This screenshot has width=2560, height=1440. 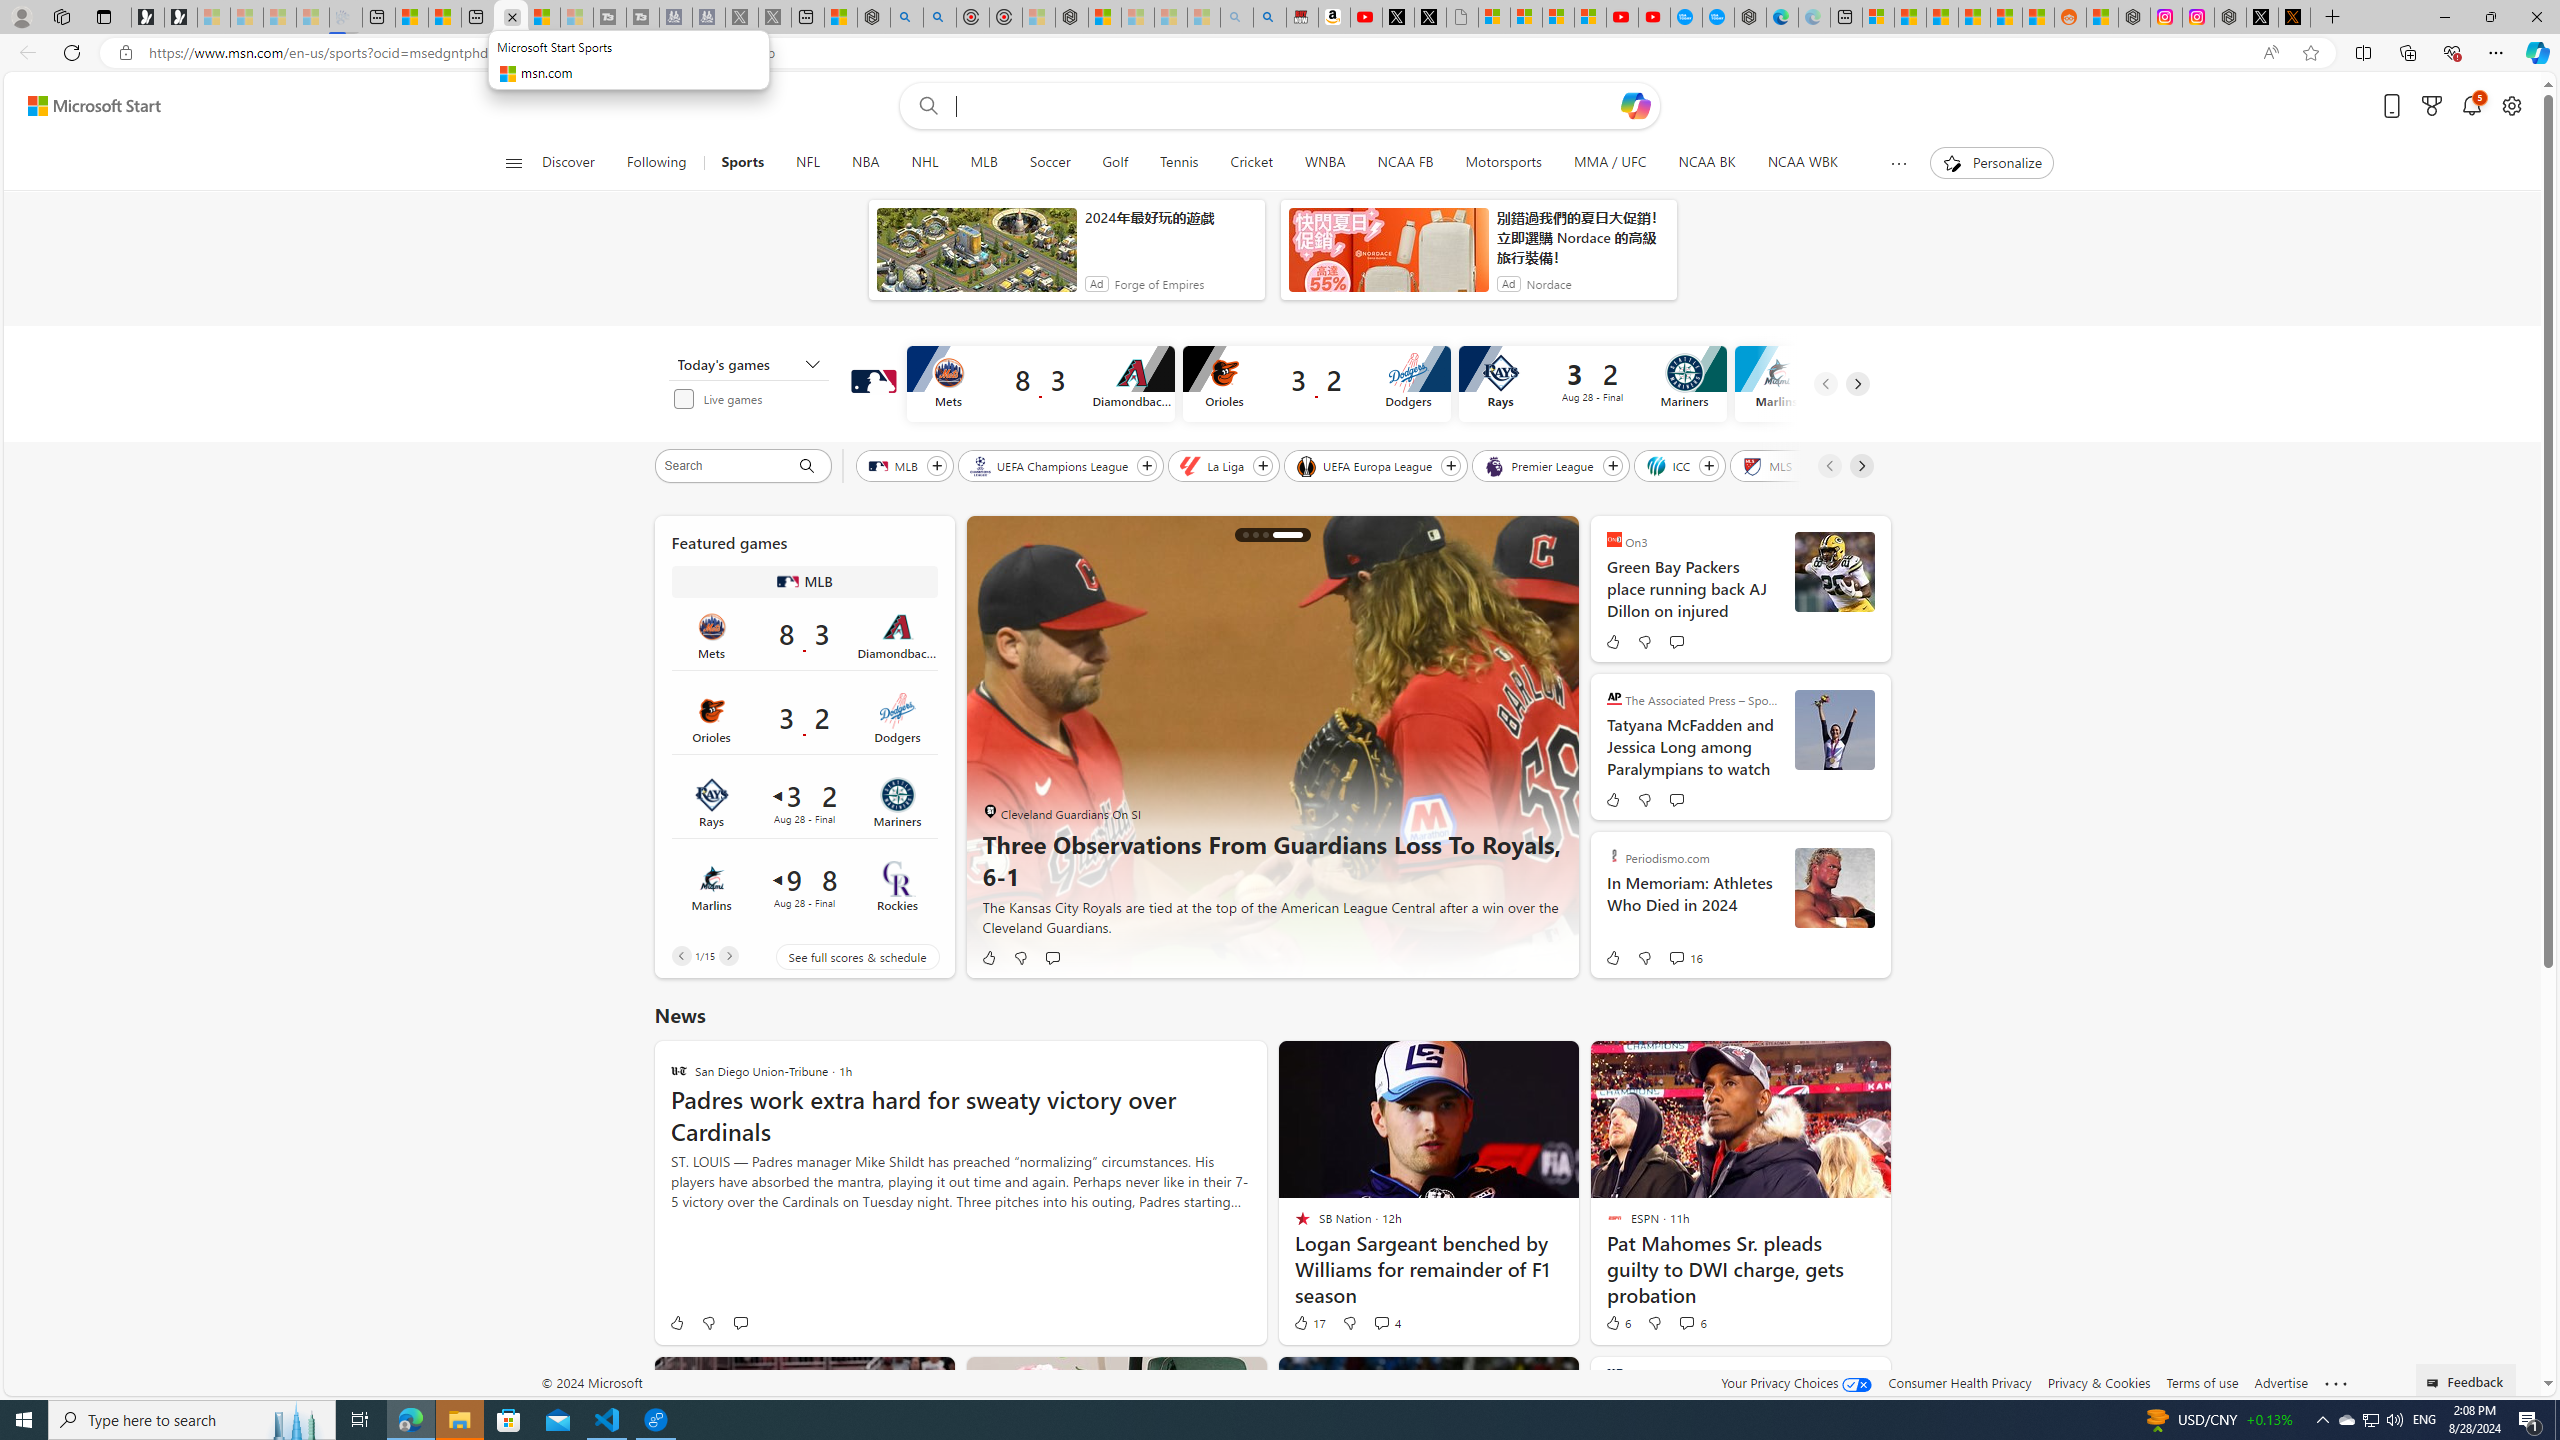 I want to click on 'poe - Search', so click(x=906, y=16).